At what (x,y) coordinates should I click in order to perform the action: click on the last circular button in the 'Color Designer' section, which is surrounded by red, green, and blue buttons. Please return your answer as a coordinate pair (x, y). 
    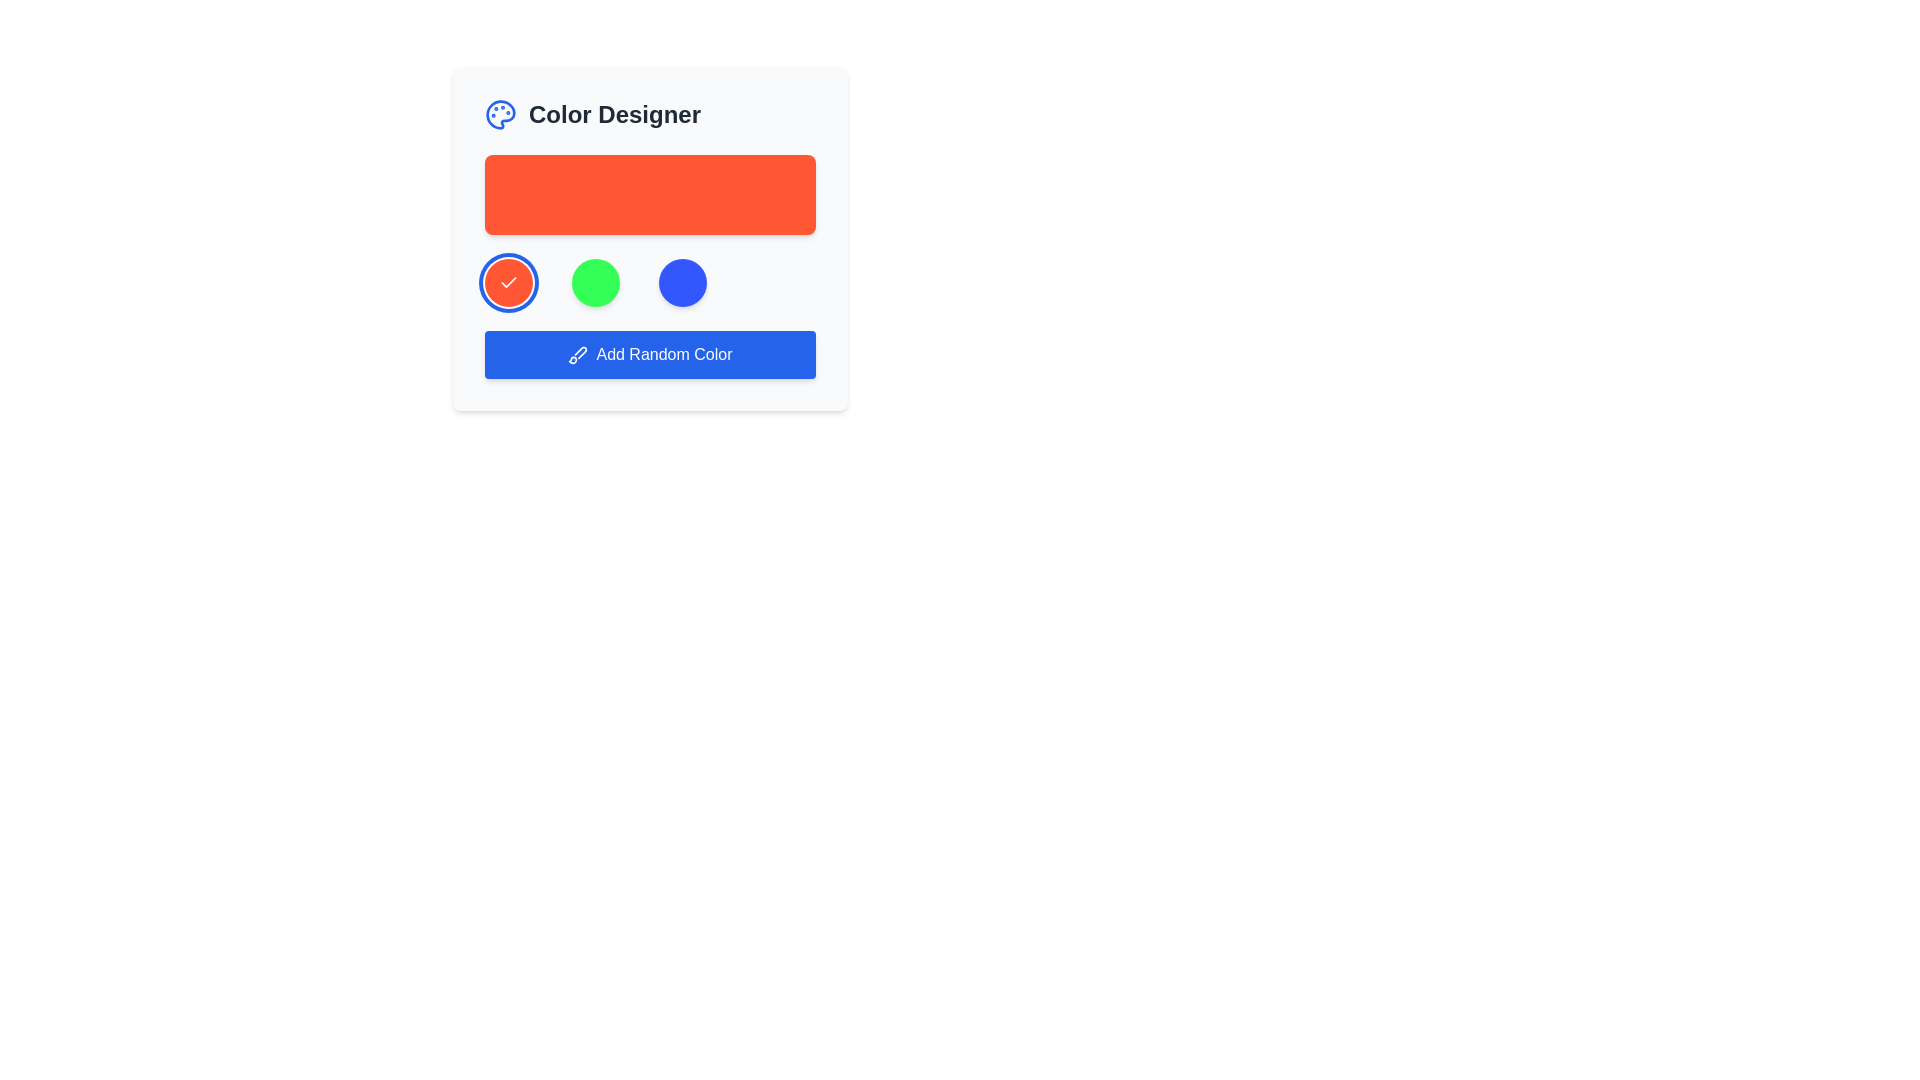
    Looking at the image, I should click on (682, 282).